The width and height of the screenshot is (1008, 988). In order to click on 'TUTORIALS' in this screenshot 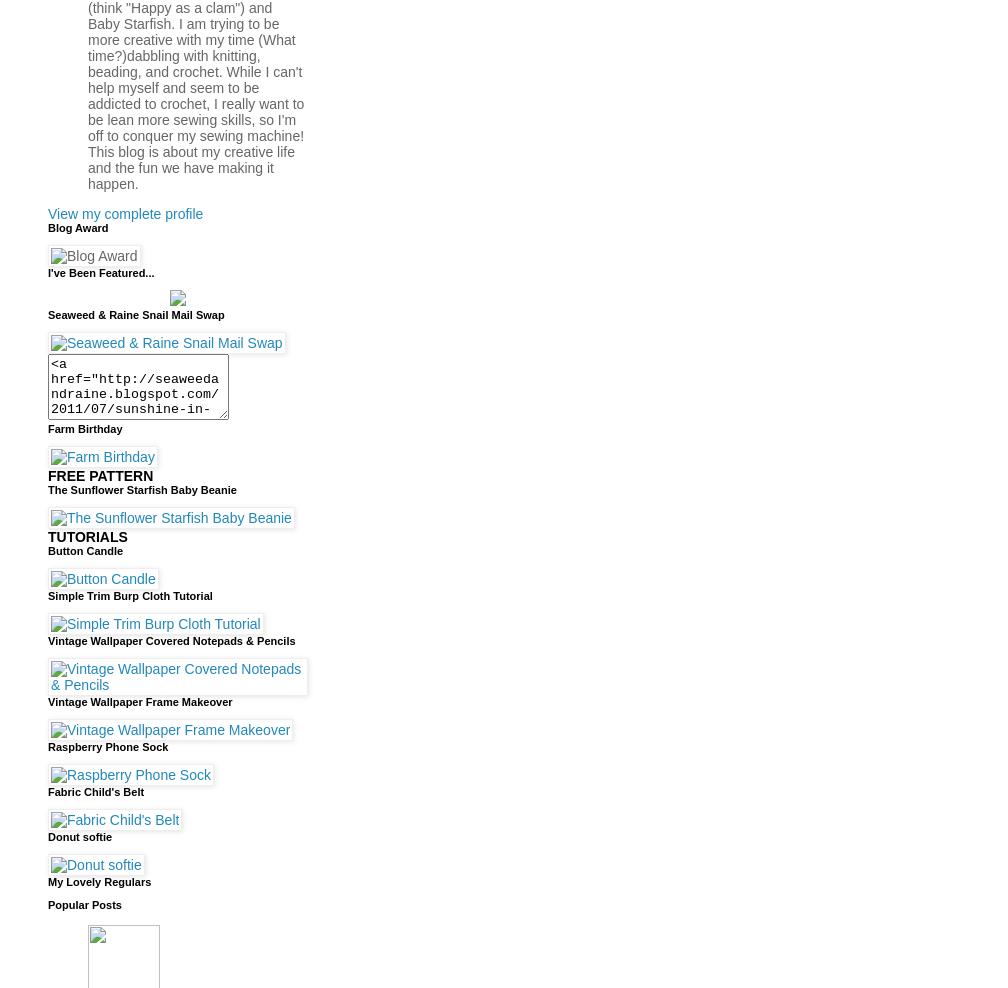, I will do `click(87, 534)`.